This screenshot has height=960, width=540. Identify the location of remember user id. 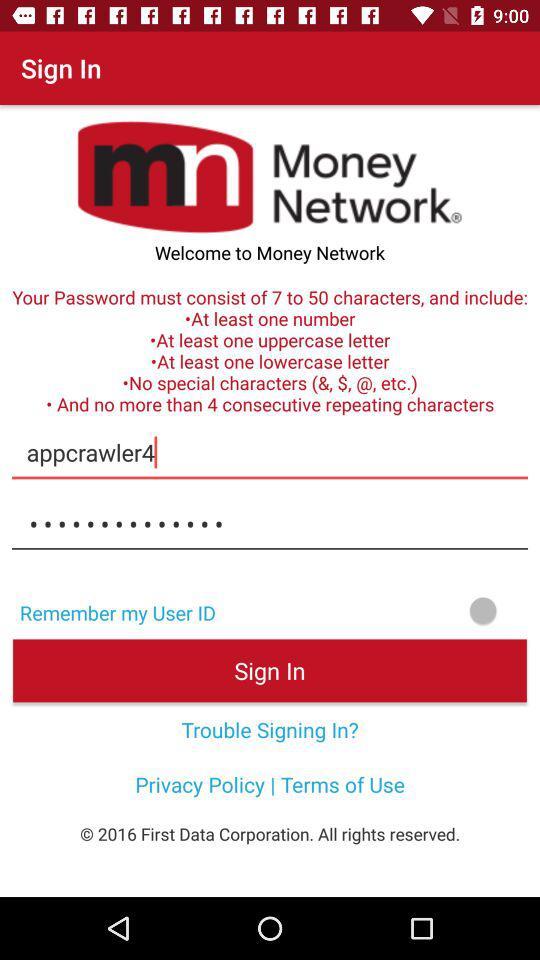
(384, 609).